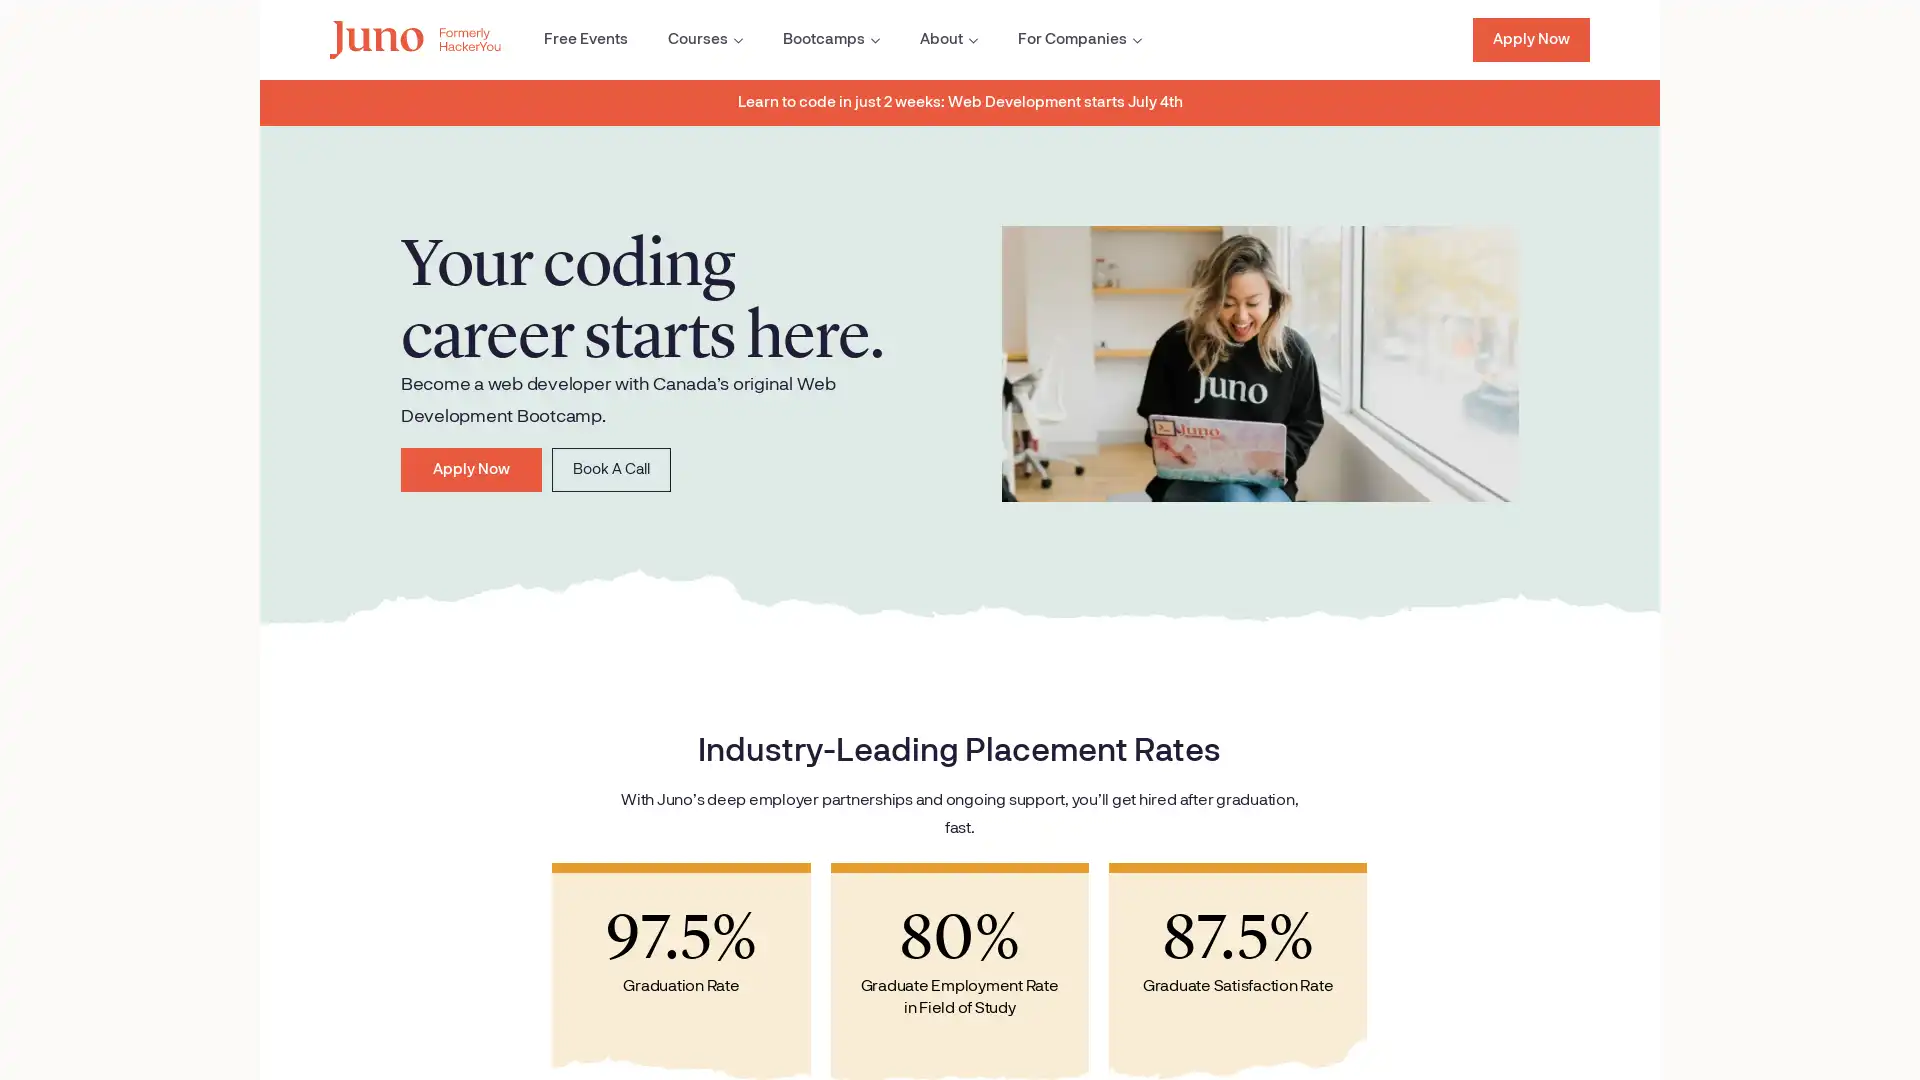  I want to click on Open the Bootcamps sub menu., so click(814, 39).